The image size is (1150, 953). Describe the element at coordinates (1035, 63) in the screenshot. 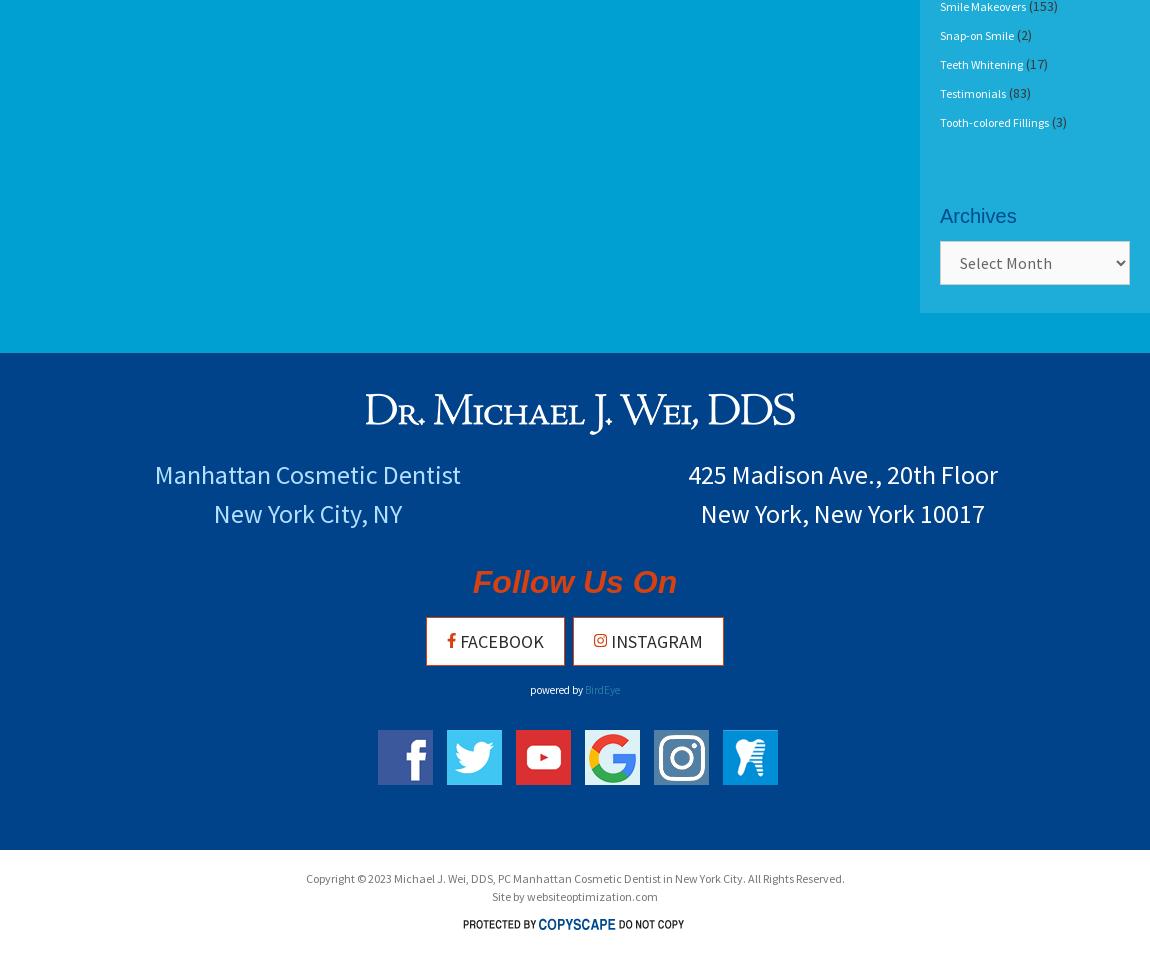

I see `'(17)'` at that location.